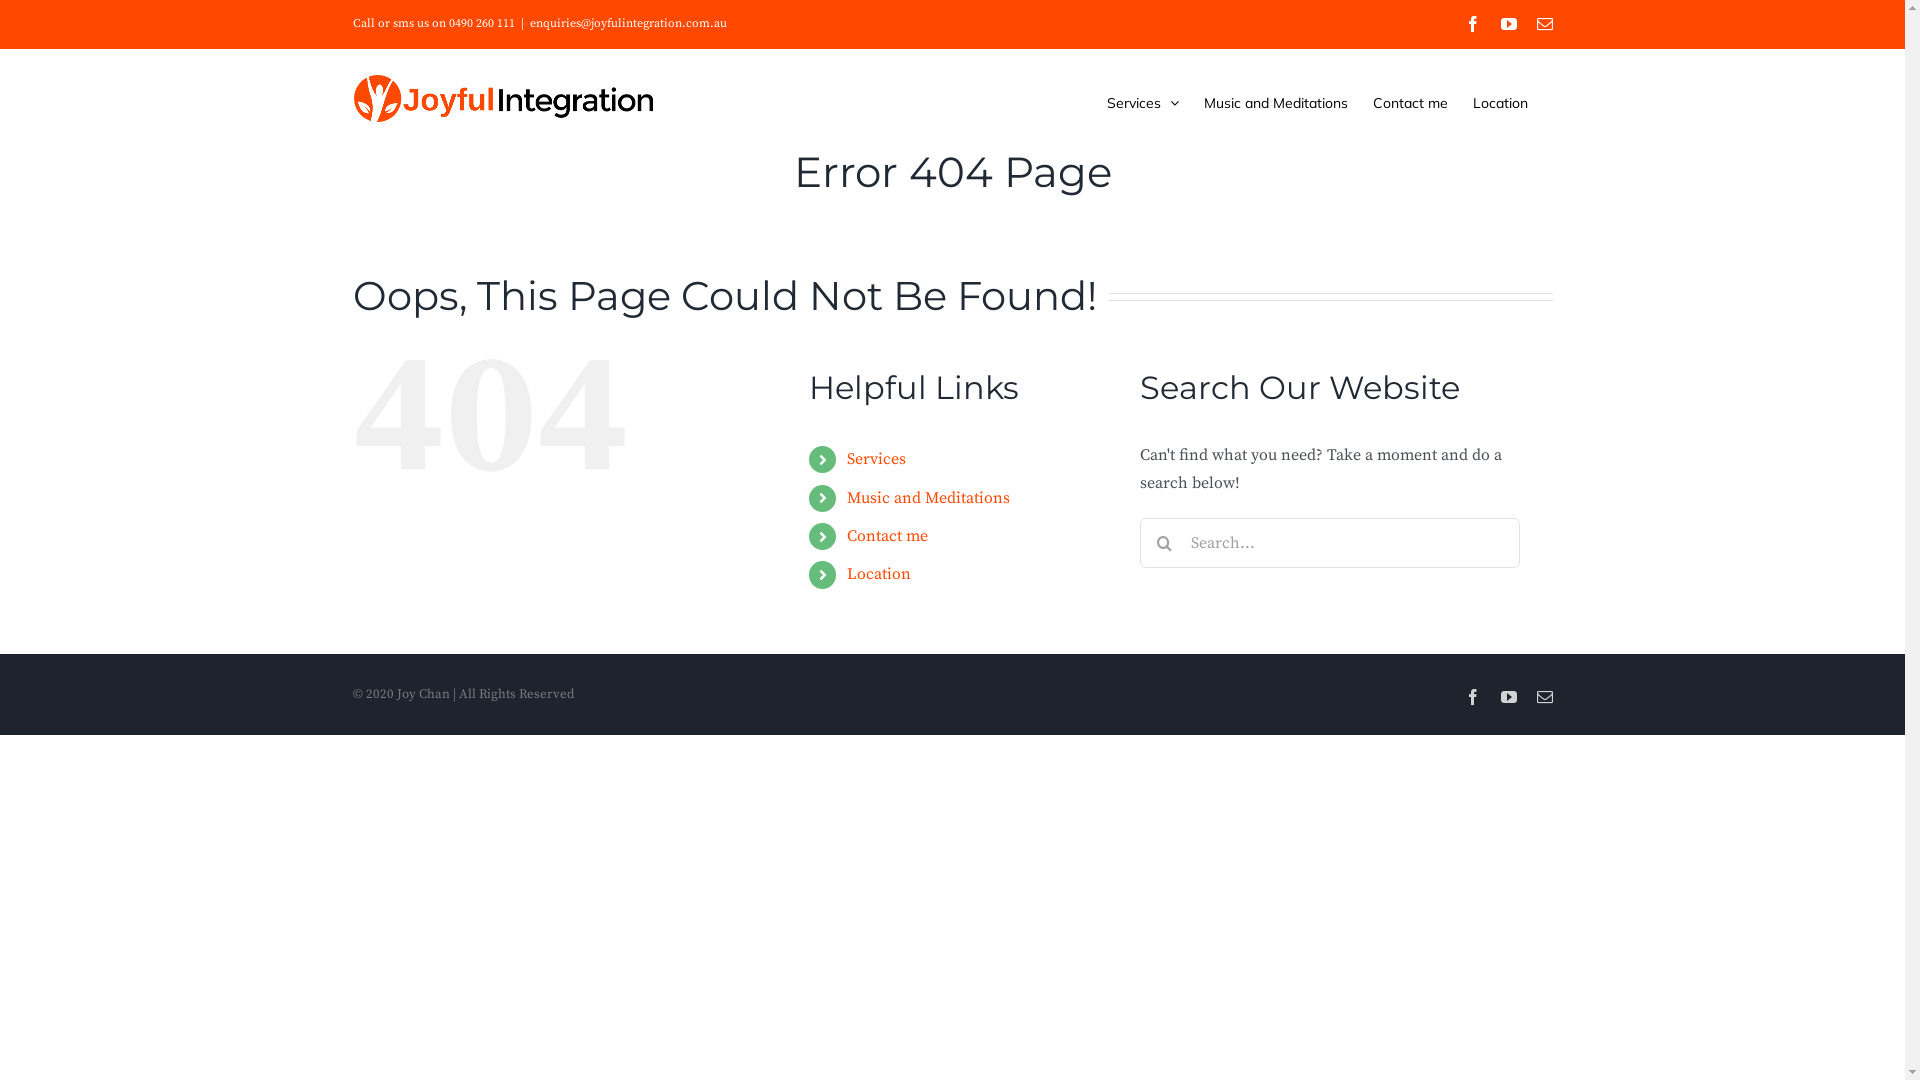  What do you see at coordinates (1464, 696) in the screenshot?
I see `'Facebook'` at bounding box center [1464, 696].